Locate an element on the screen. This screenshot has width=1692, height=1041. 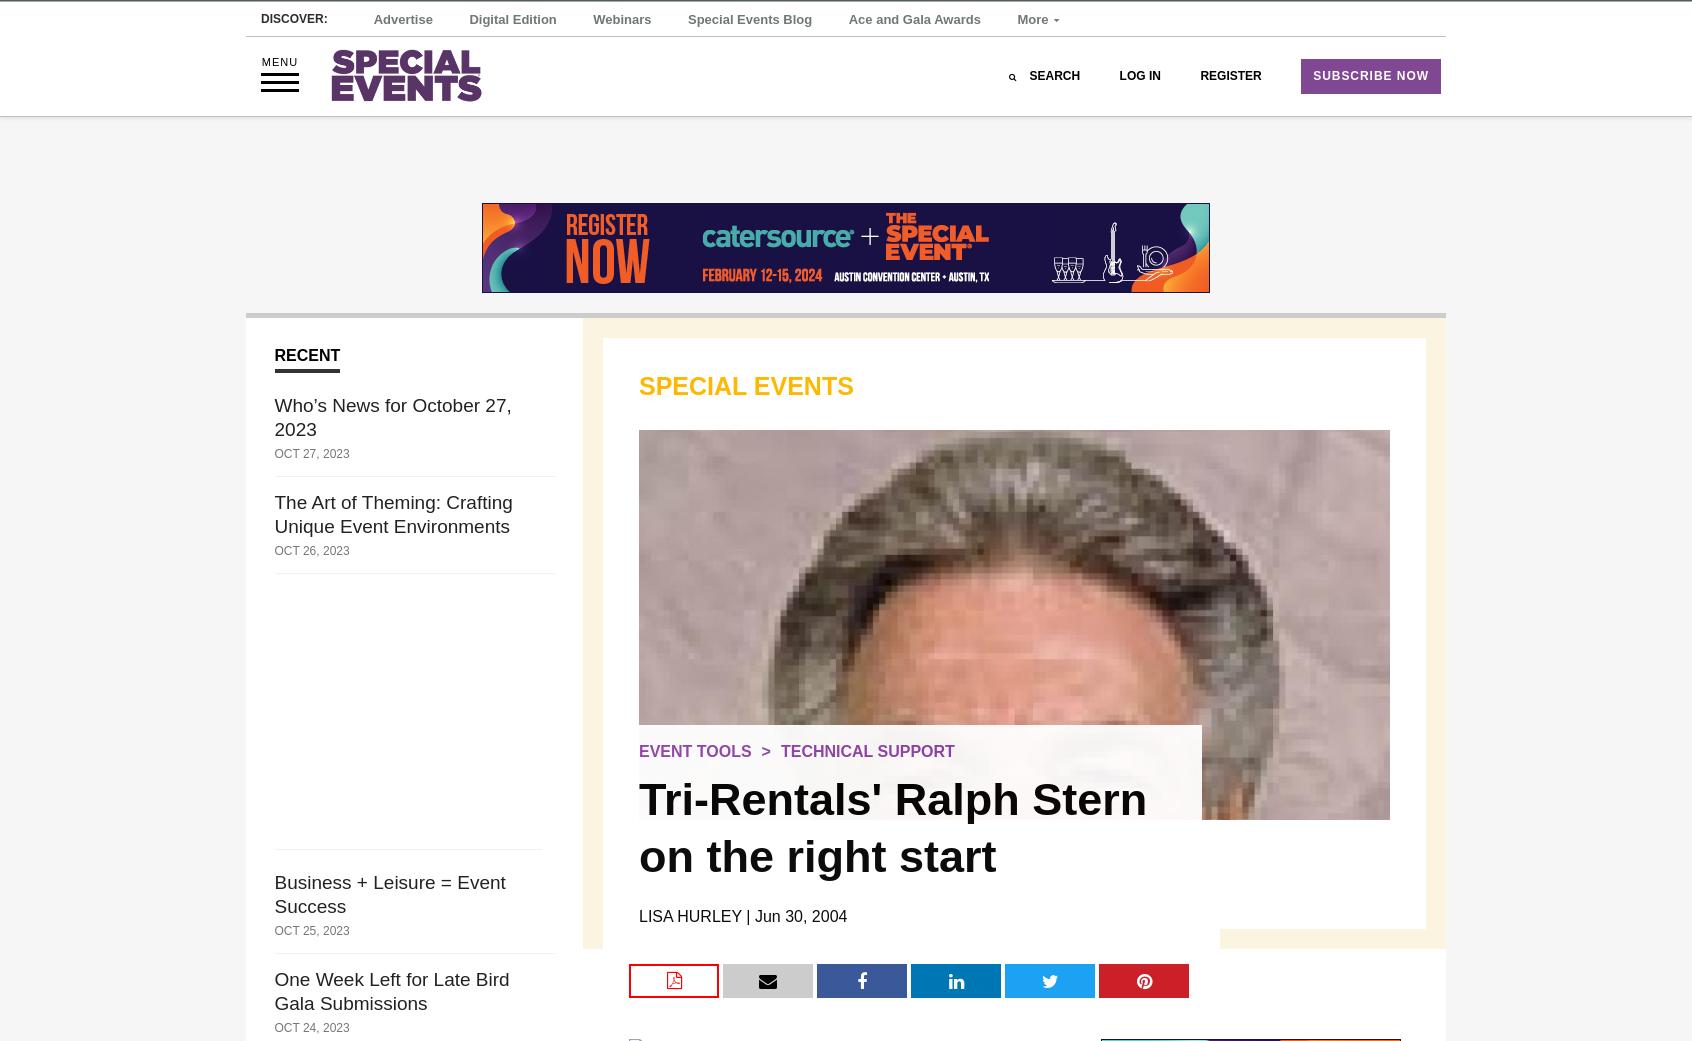
'Discover:' is located at coordinates (293, 51).